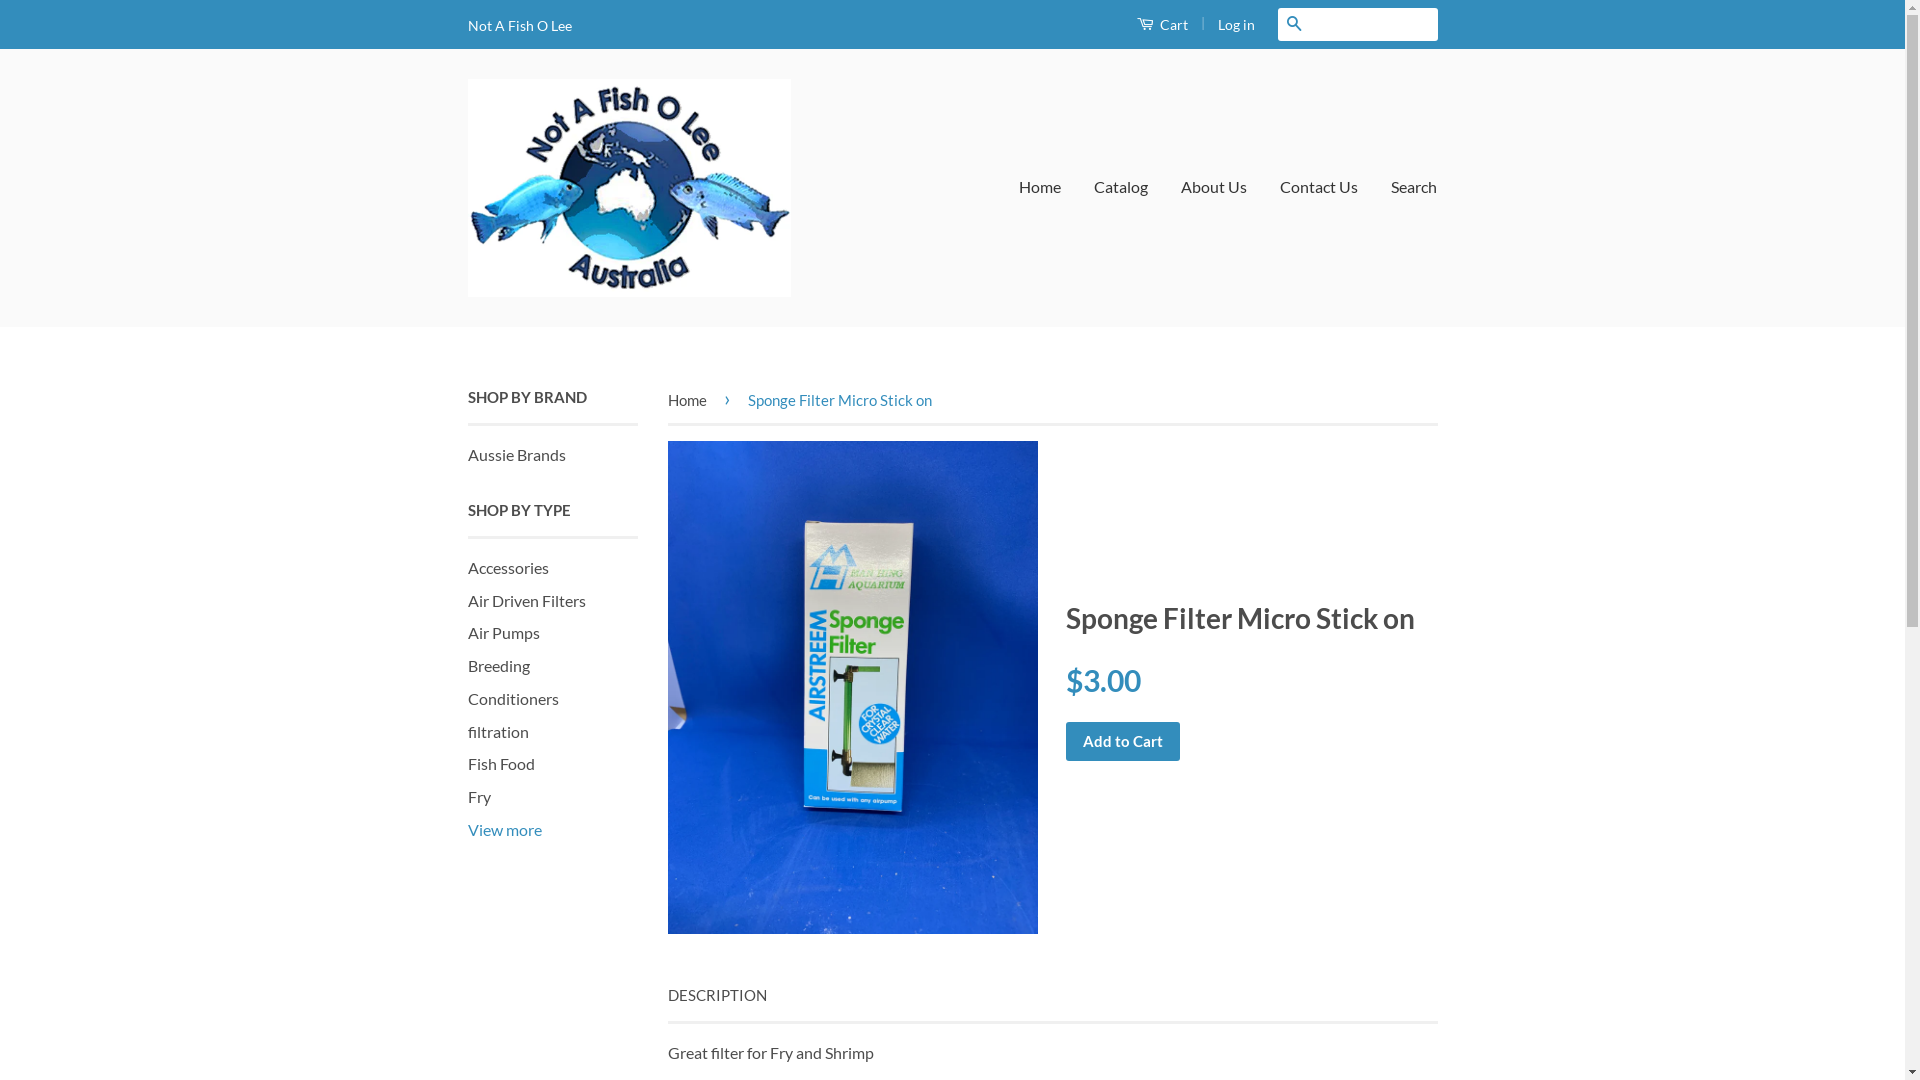 The width and height of the screenshot is (1920, 1080). Describe the element at coordinates (1161, 23) in the screenshot. I see `'Cart'` at that location.